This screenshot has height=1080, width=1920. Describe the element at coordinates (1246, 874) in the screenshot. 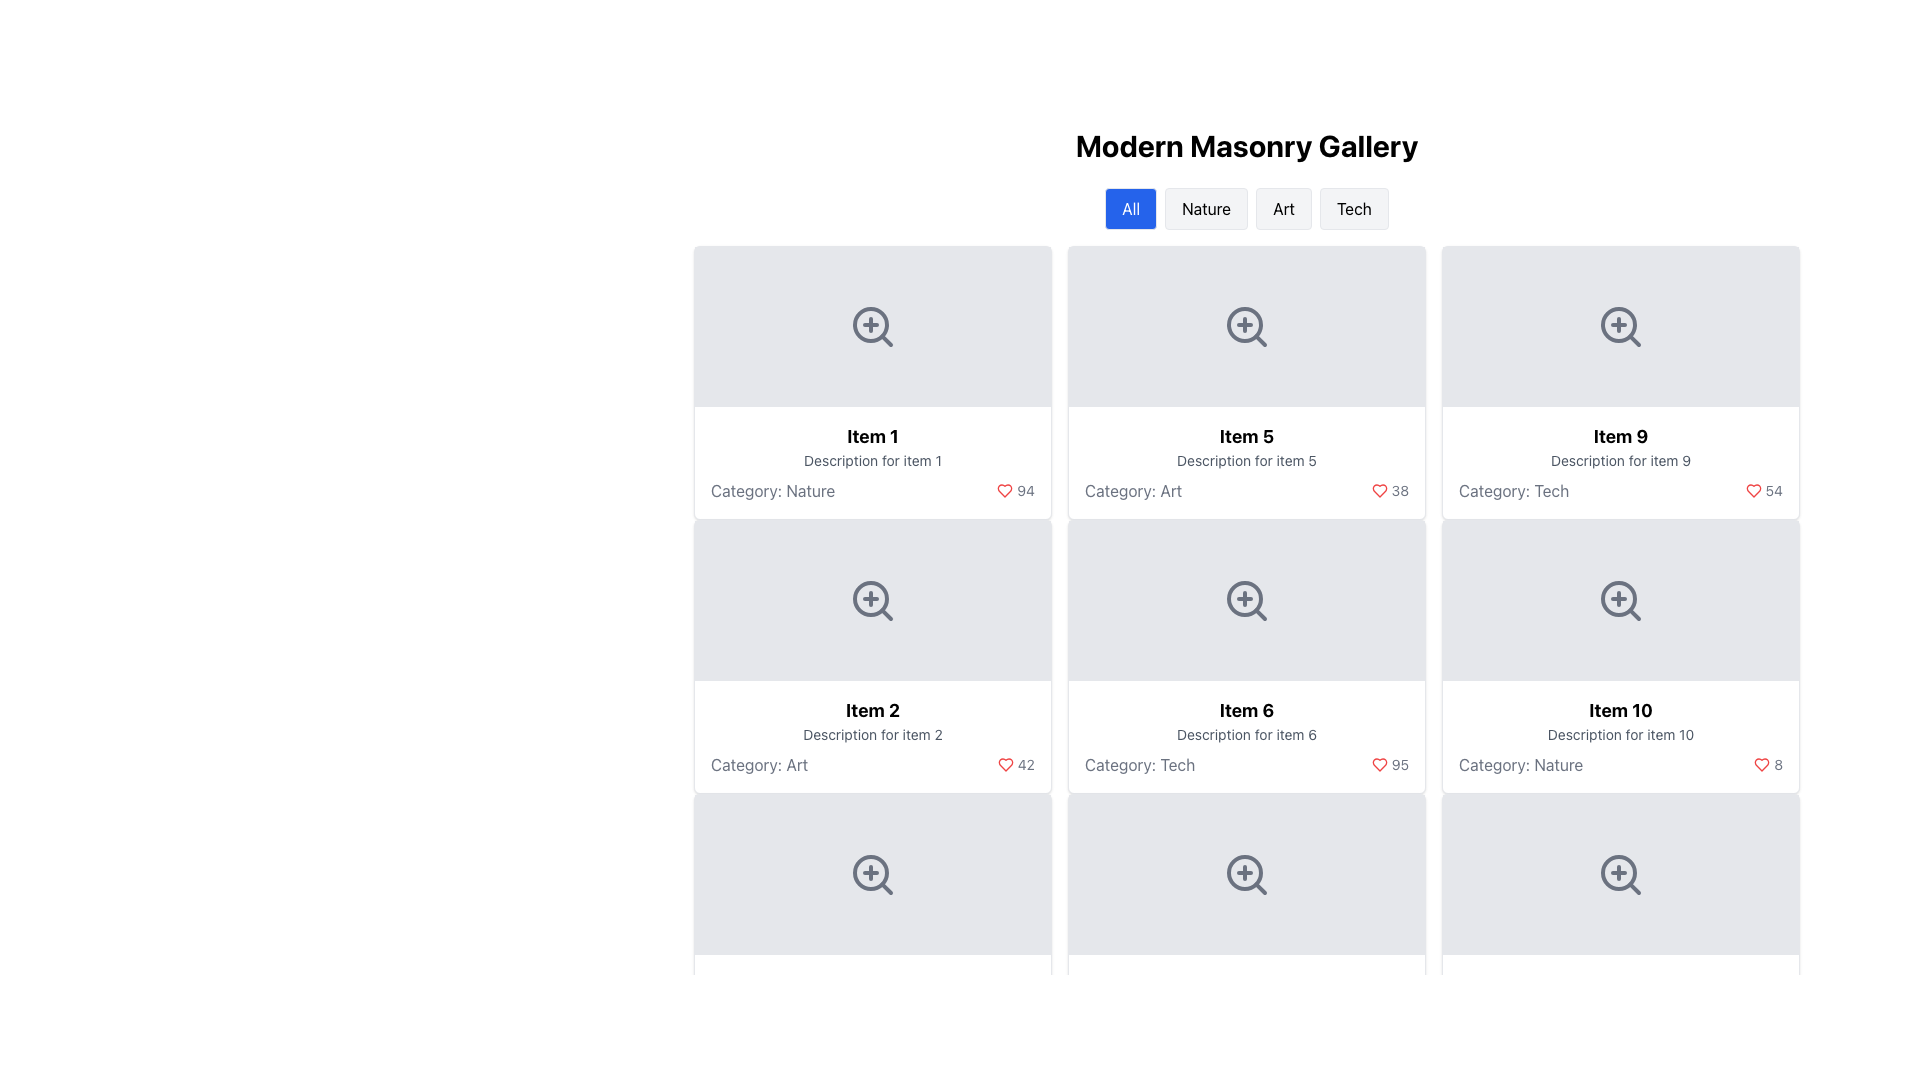

I see `the magnifying glass icon with a plus symbol inside it, which is located under the card labeled Item 6 and centered within the gray block above the text description and heart icon` at that location.